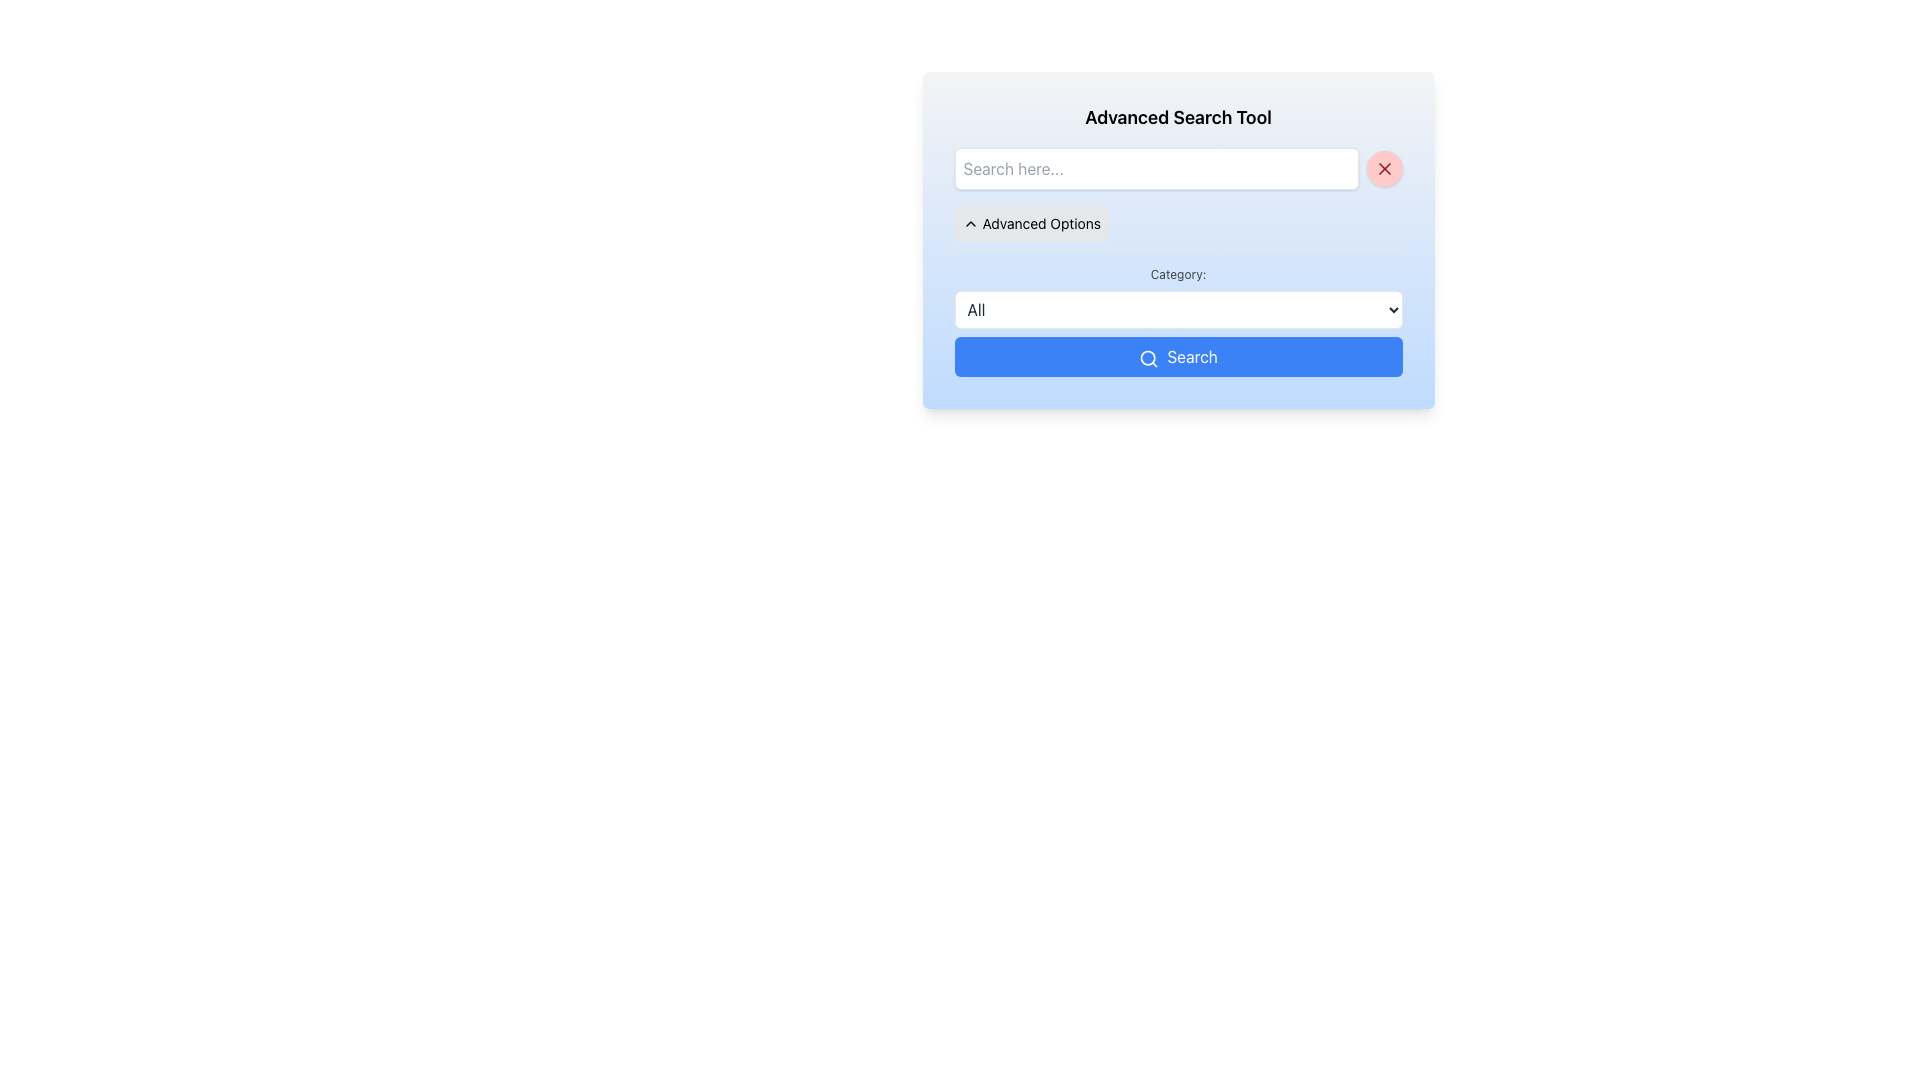 This screenshot has width=1920, height=1080. What do you see at coordinates (1178, 356) in the screenshot?
I see `the 'Search' button with a blue background and a magnifying glass icon` at bounding box center [1178, 356].